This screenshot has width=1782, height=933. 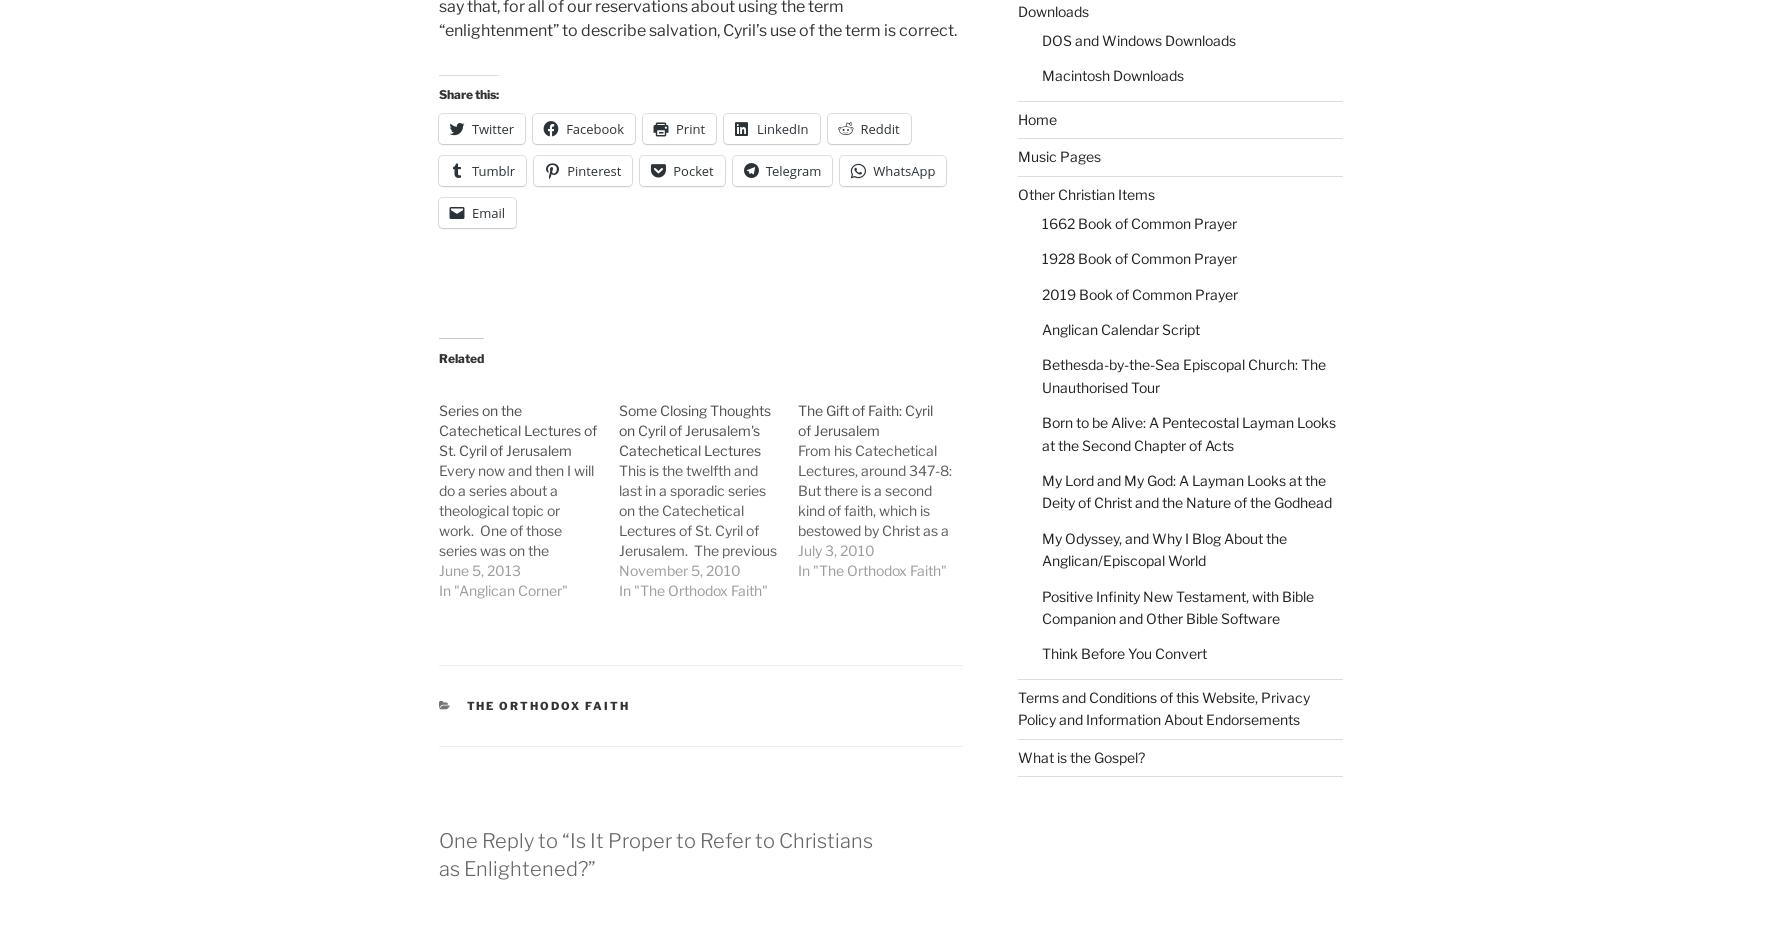 What do you see at coordinates (1040, 432) in the screenshot?
I see `'Born to be Alive: A Pentecostal Layman Looks at the Second Chapter of Acts'` at bounding box center [1040, 432].